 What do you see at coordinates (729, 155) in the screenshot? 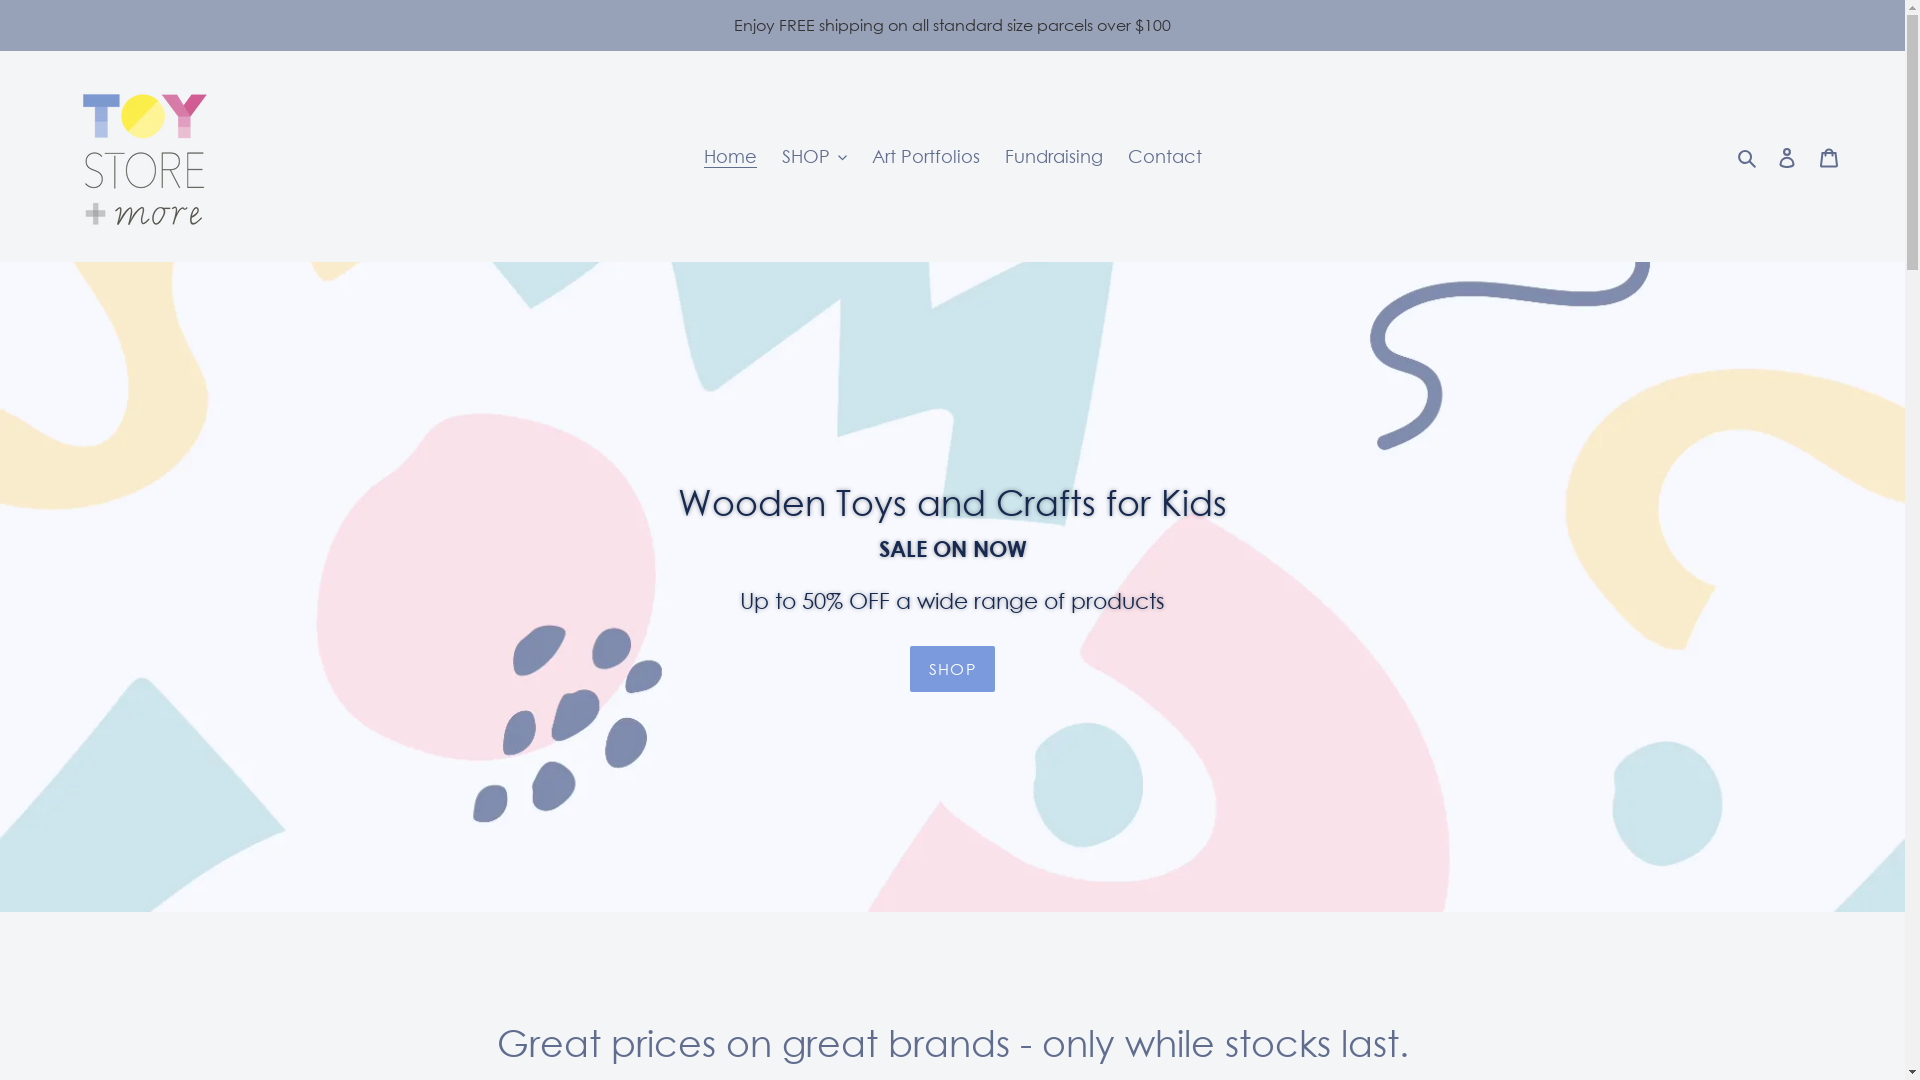
I see `'Home'` at bounding box center [729, 155].